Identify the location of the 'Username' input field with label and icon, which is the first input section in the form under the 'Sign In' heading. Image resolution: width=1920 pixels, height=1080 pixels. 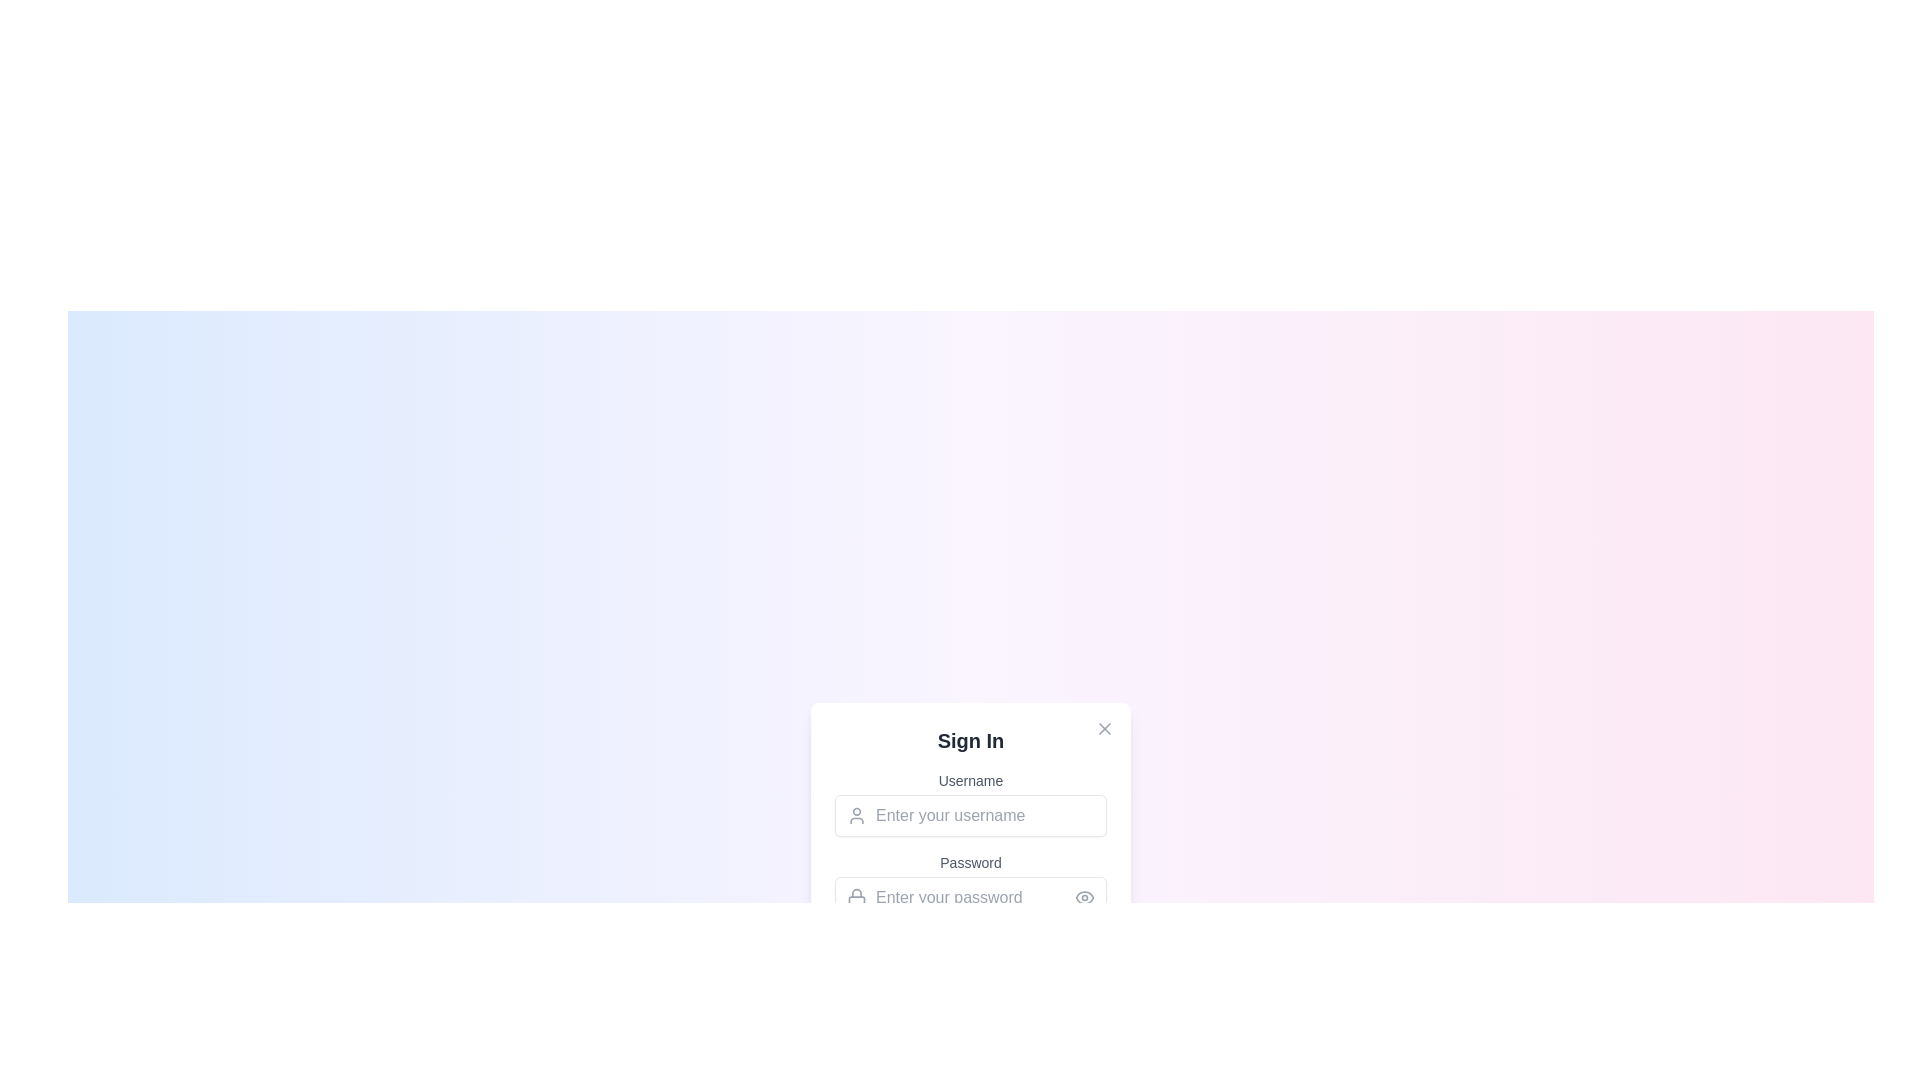
(970, 802).